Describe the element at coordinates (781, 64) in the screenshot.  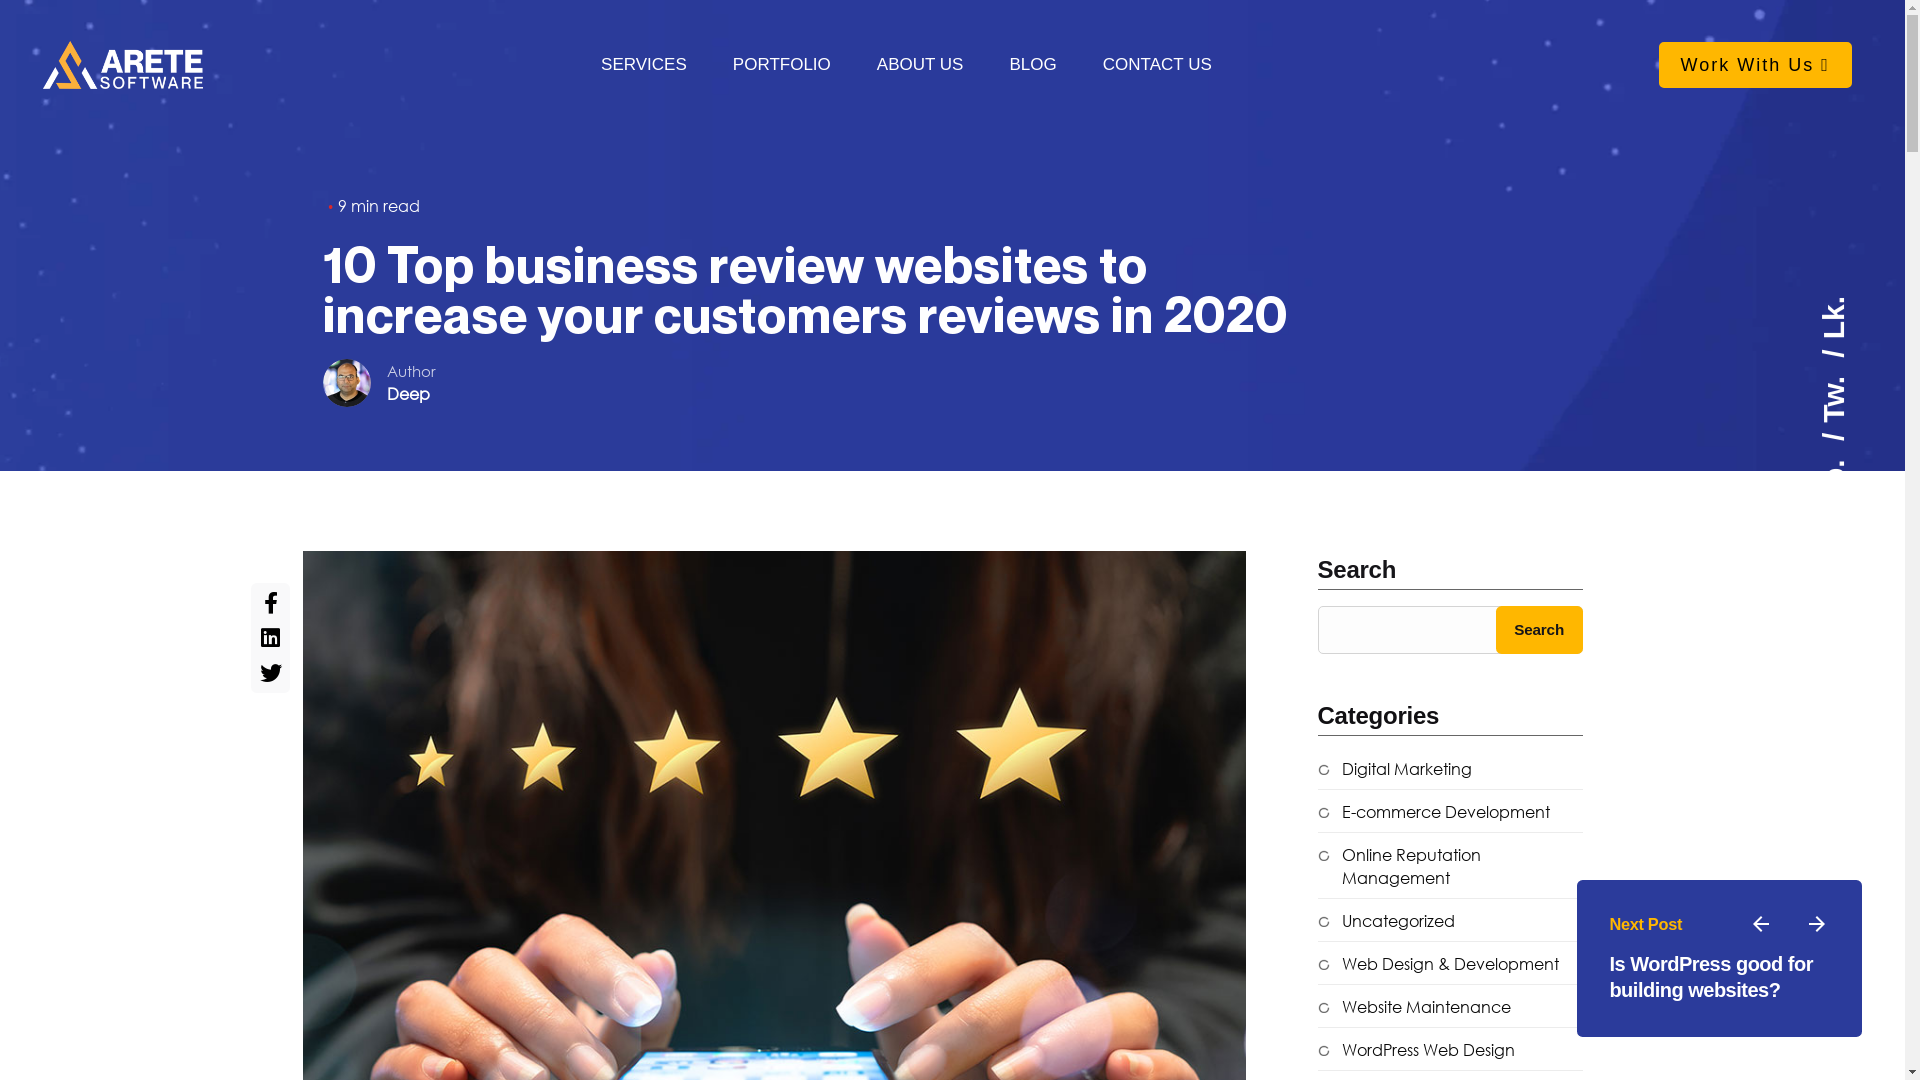
I see `'PORTFOLIO'` at that location.